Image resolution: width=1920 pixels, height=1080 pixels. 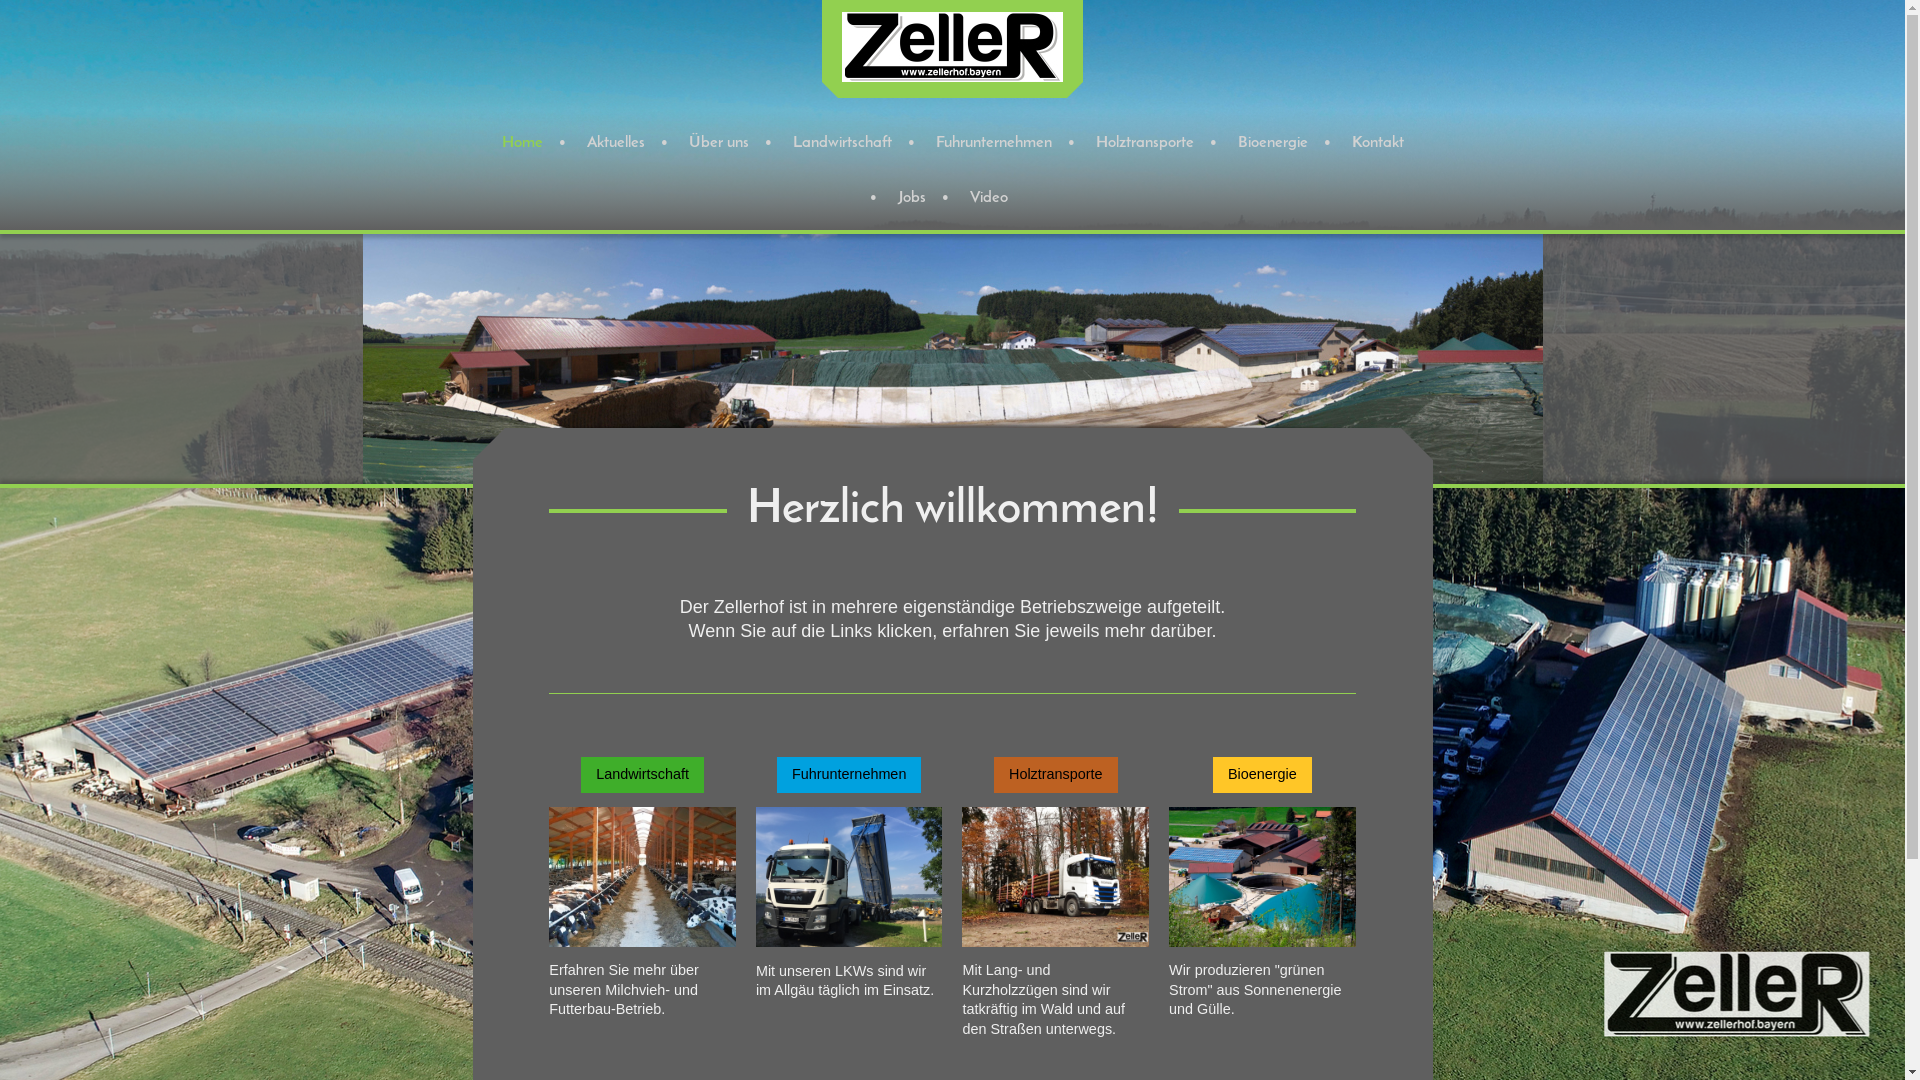 What do you see at coordinates (841, 142) in the screenshot?
I see `'Landwirtschaft'` at bounding box center [841, 142].